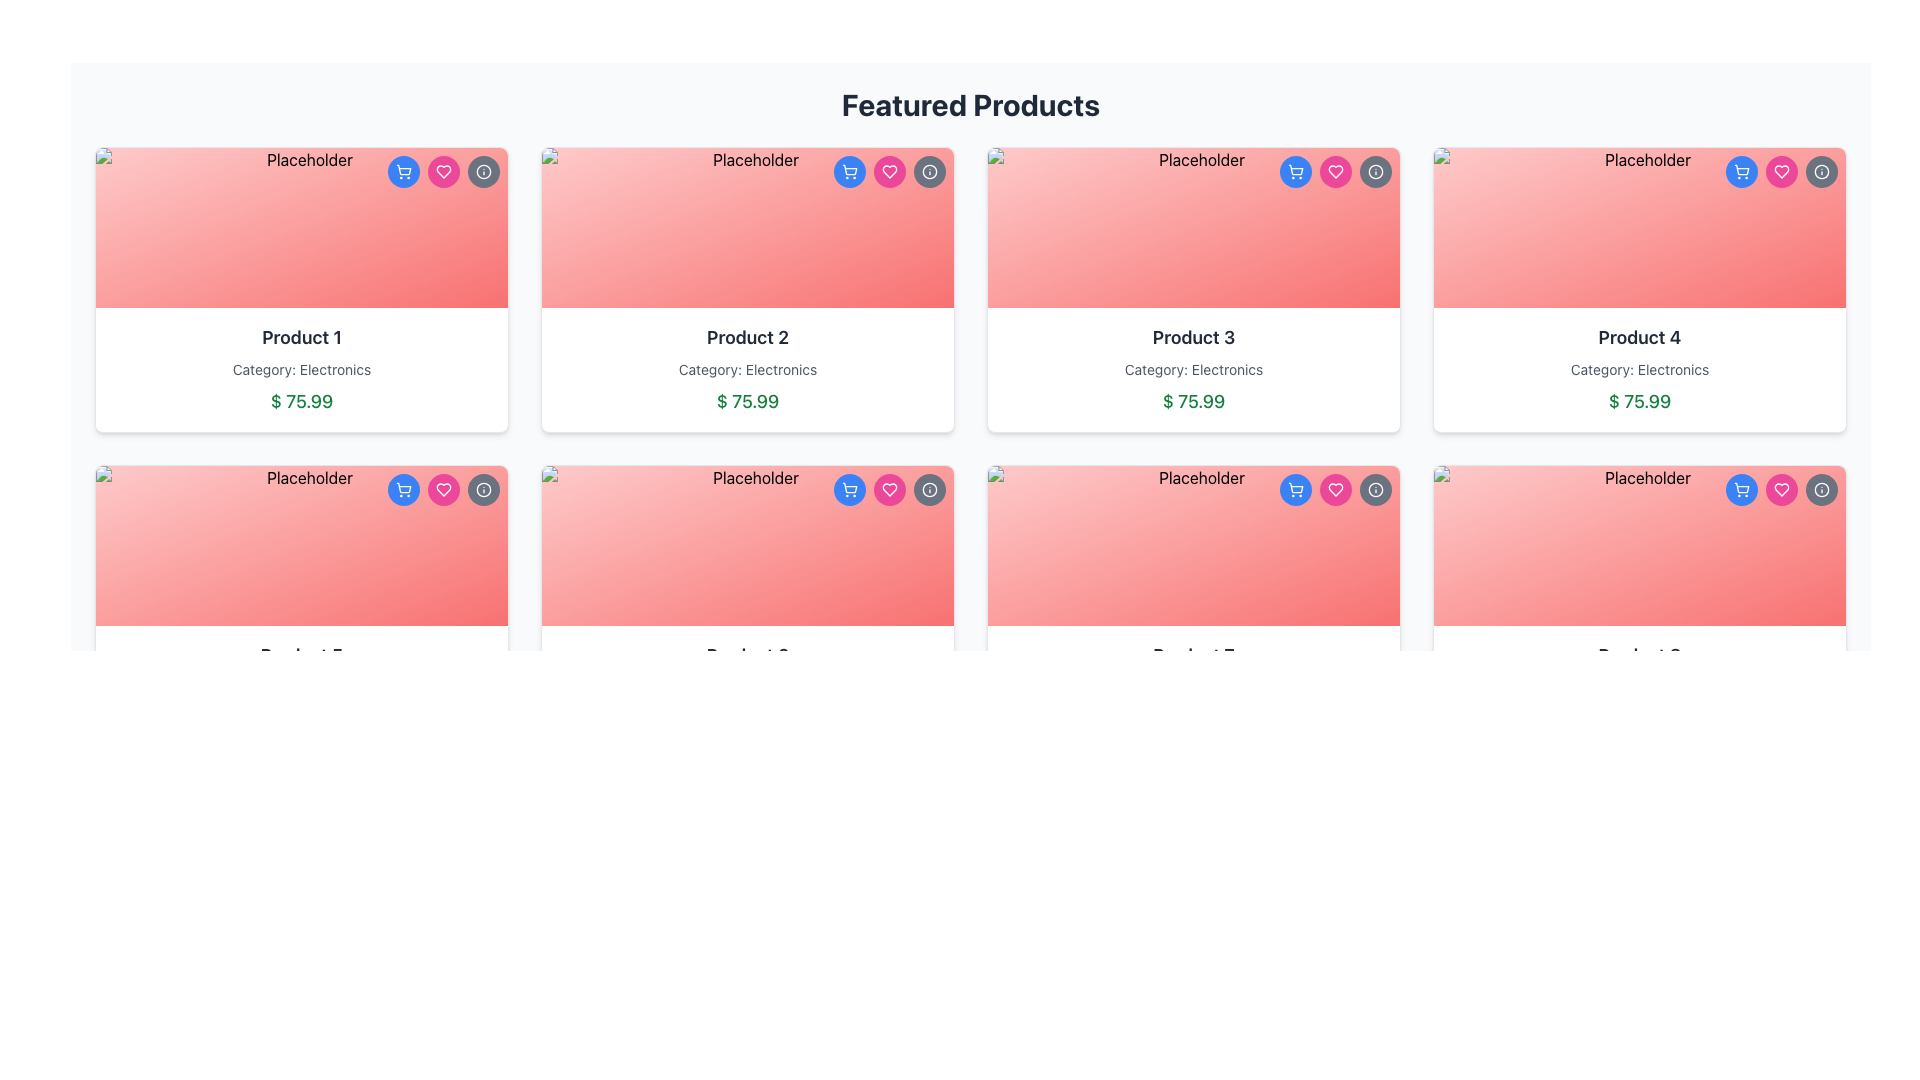  I want to click on the circular button with a gray background and white border containing an information icon, located in the top-right corner of the fourth product card, so click(1822, 171).